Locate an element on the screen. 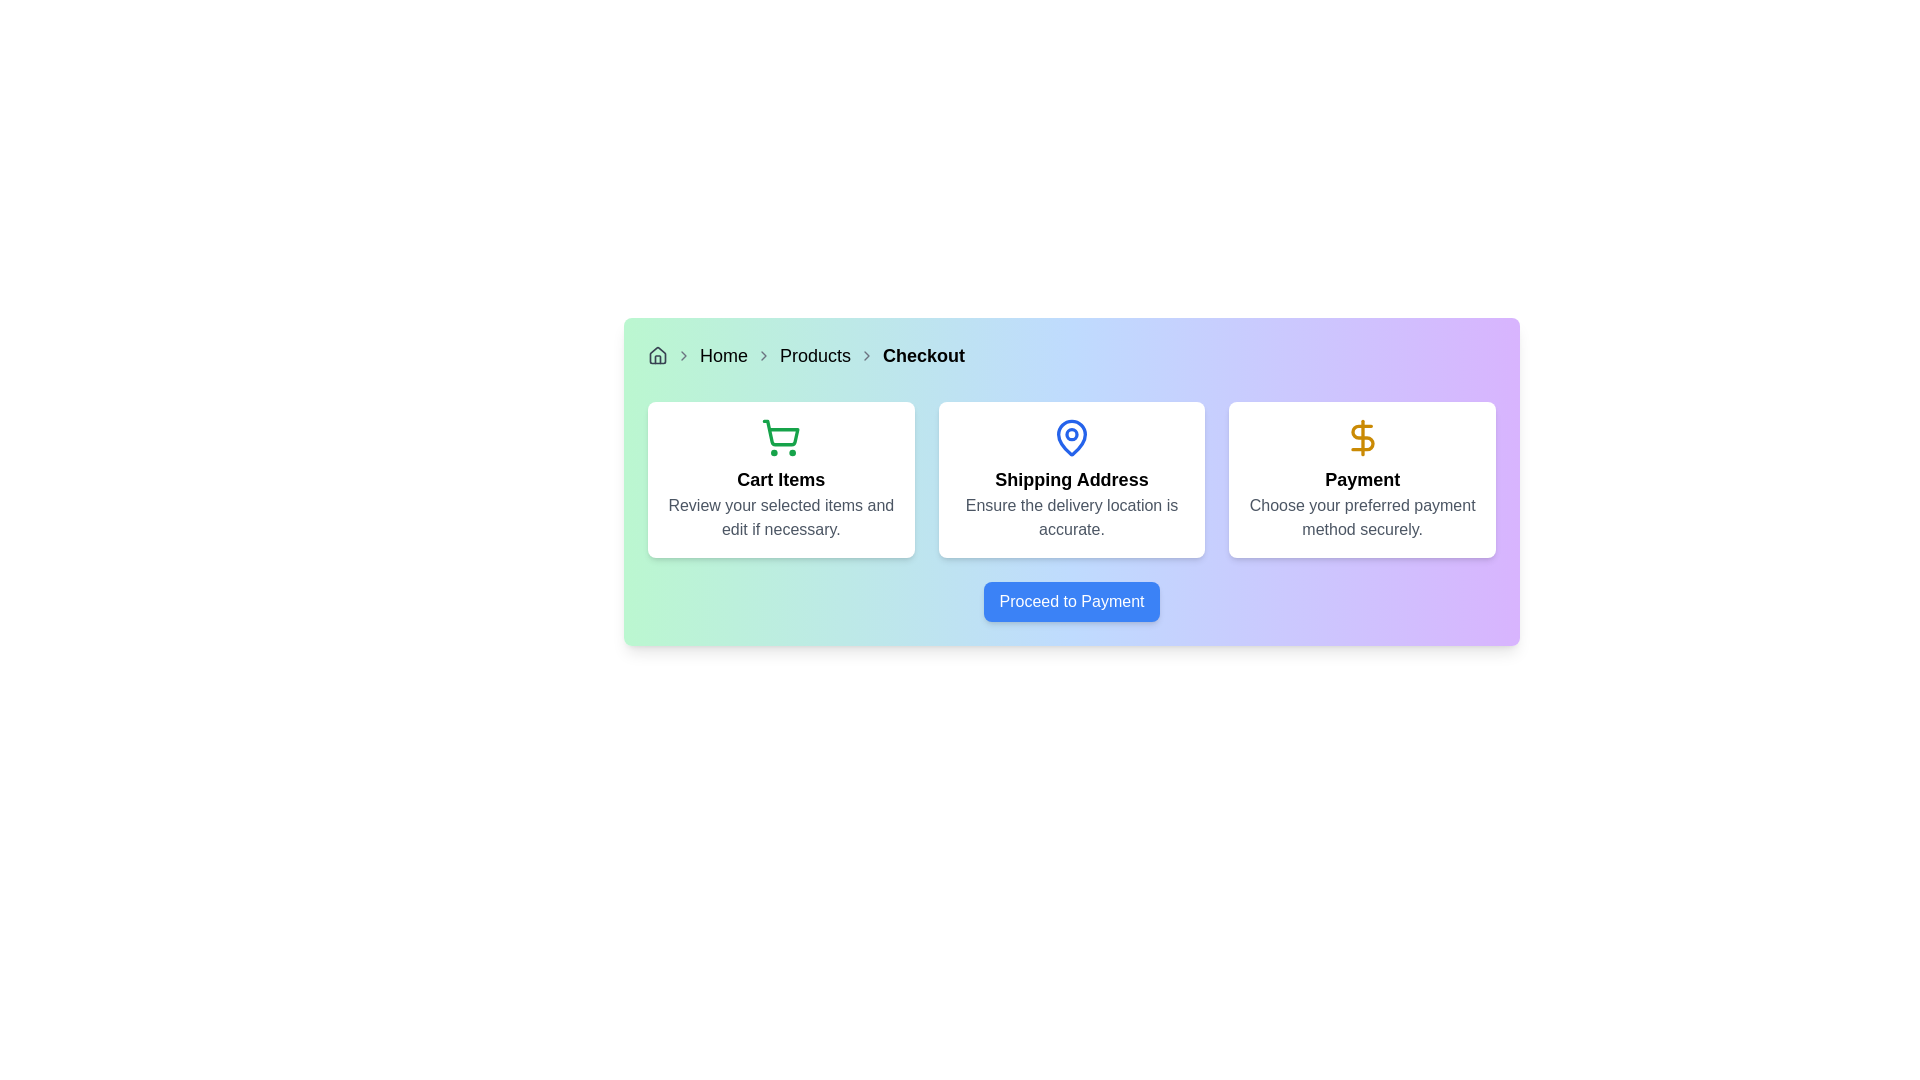 This screenshot has width=1920, height=1080. the design of the larger house outline icon located at the top-left corner of the breadcrumb navigation bar, which indicates a link to the home page is located at coordinates (657, 353).